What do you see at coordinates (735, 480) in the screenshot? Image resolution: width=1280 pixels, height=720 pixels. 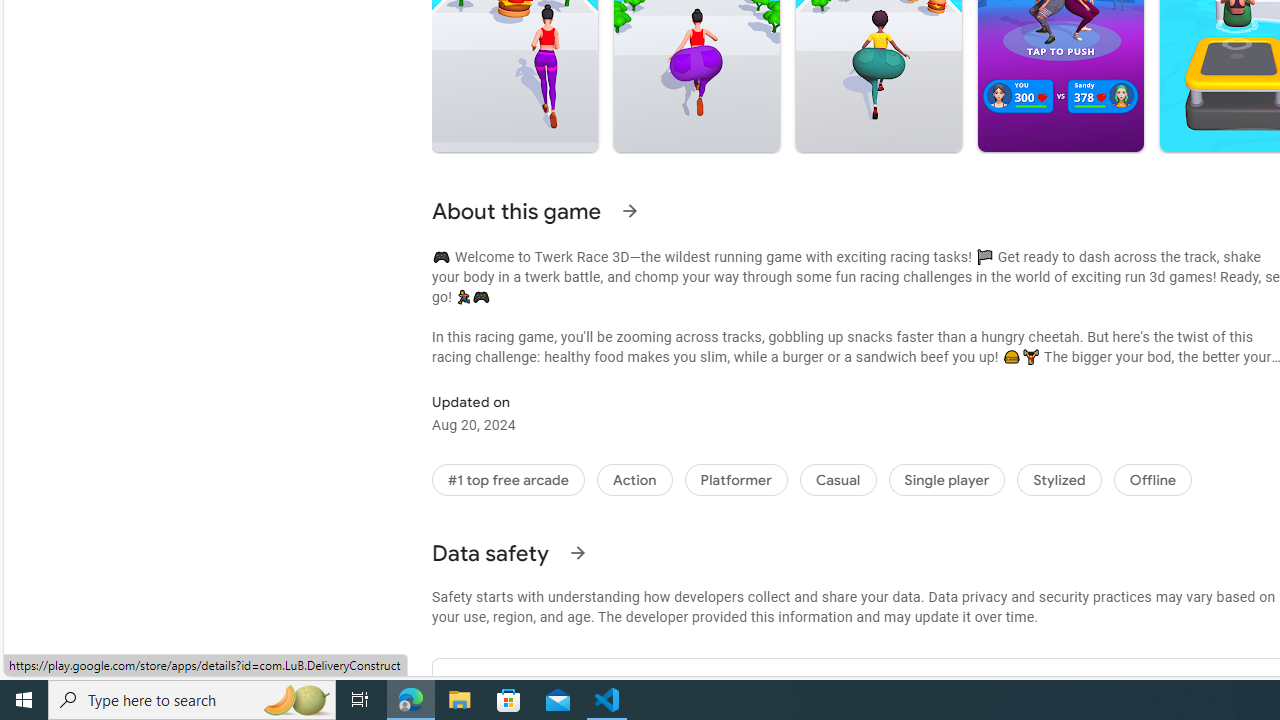 I see `'Platformer'` at bounding box center [735, 480].